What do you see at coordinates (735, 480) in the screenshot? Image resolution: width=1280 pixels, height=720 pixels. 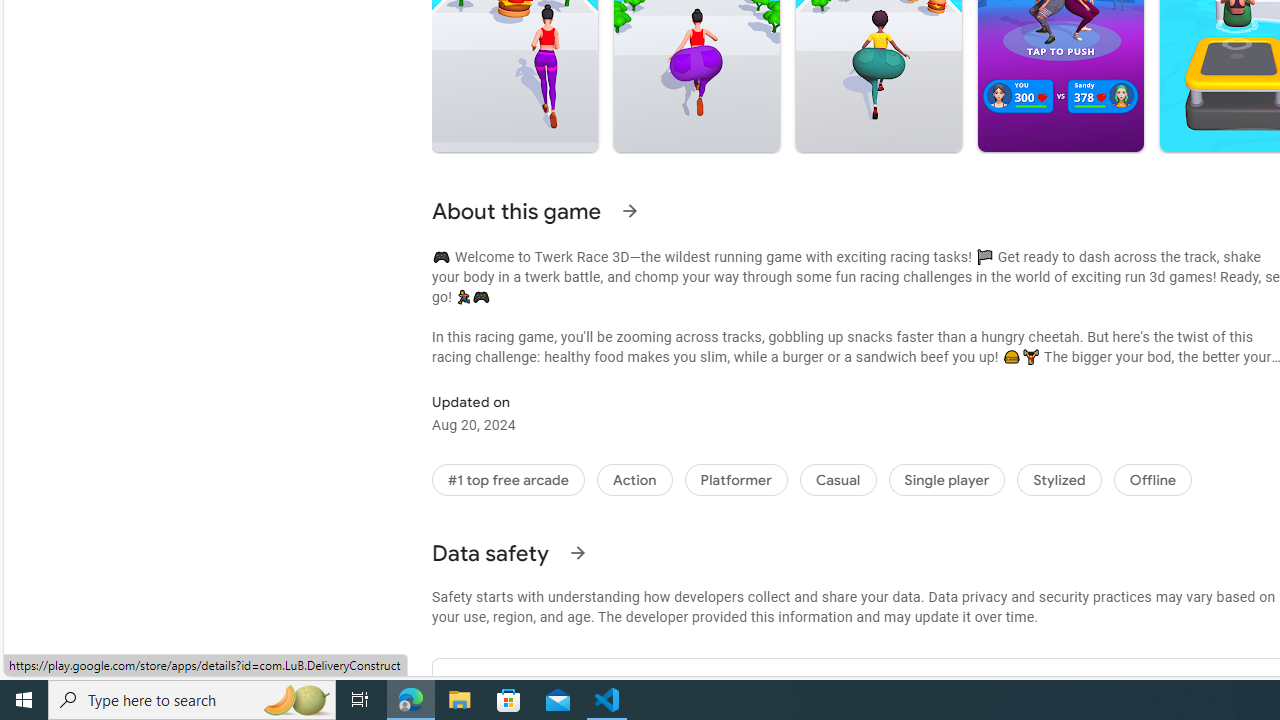 I see `'Platformer'` at bounding box center [735, 480].